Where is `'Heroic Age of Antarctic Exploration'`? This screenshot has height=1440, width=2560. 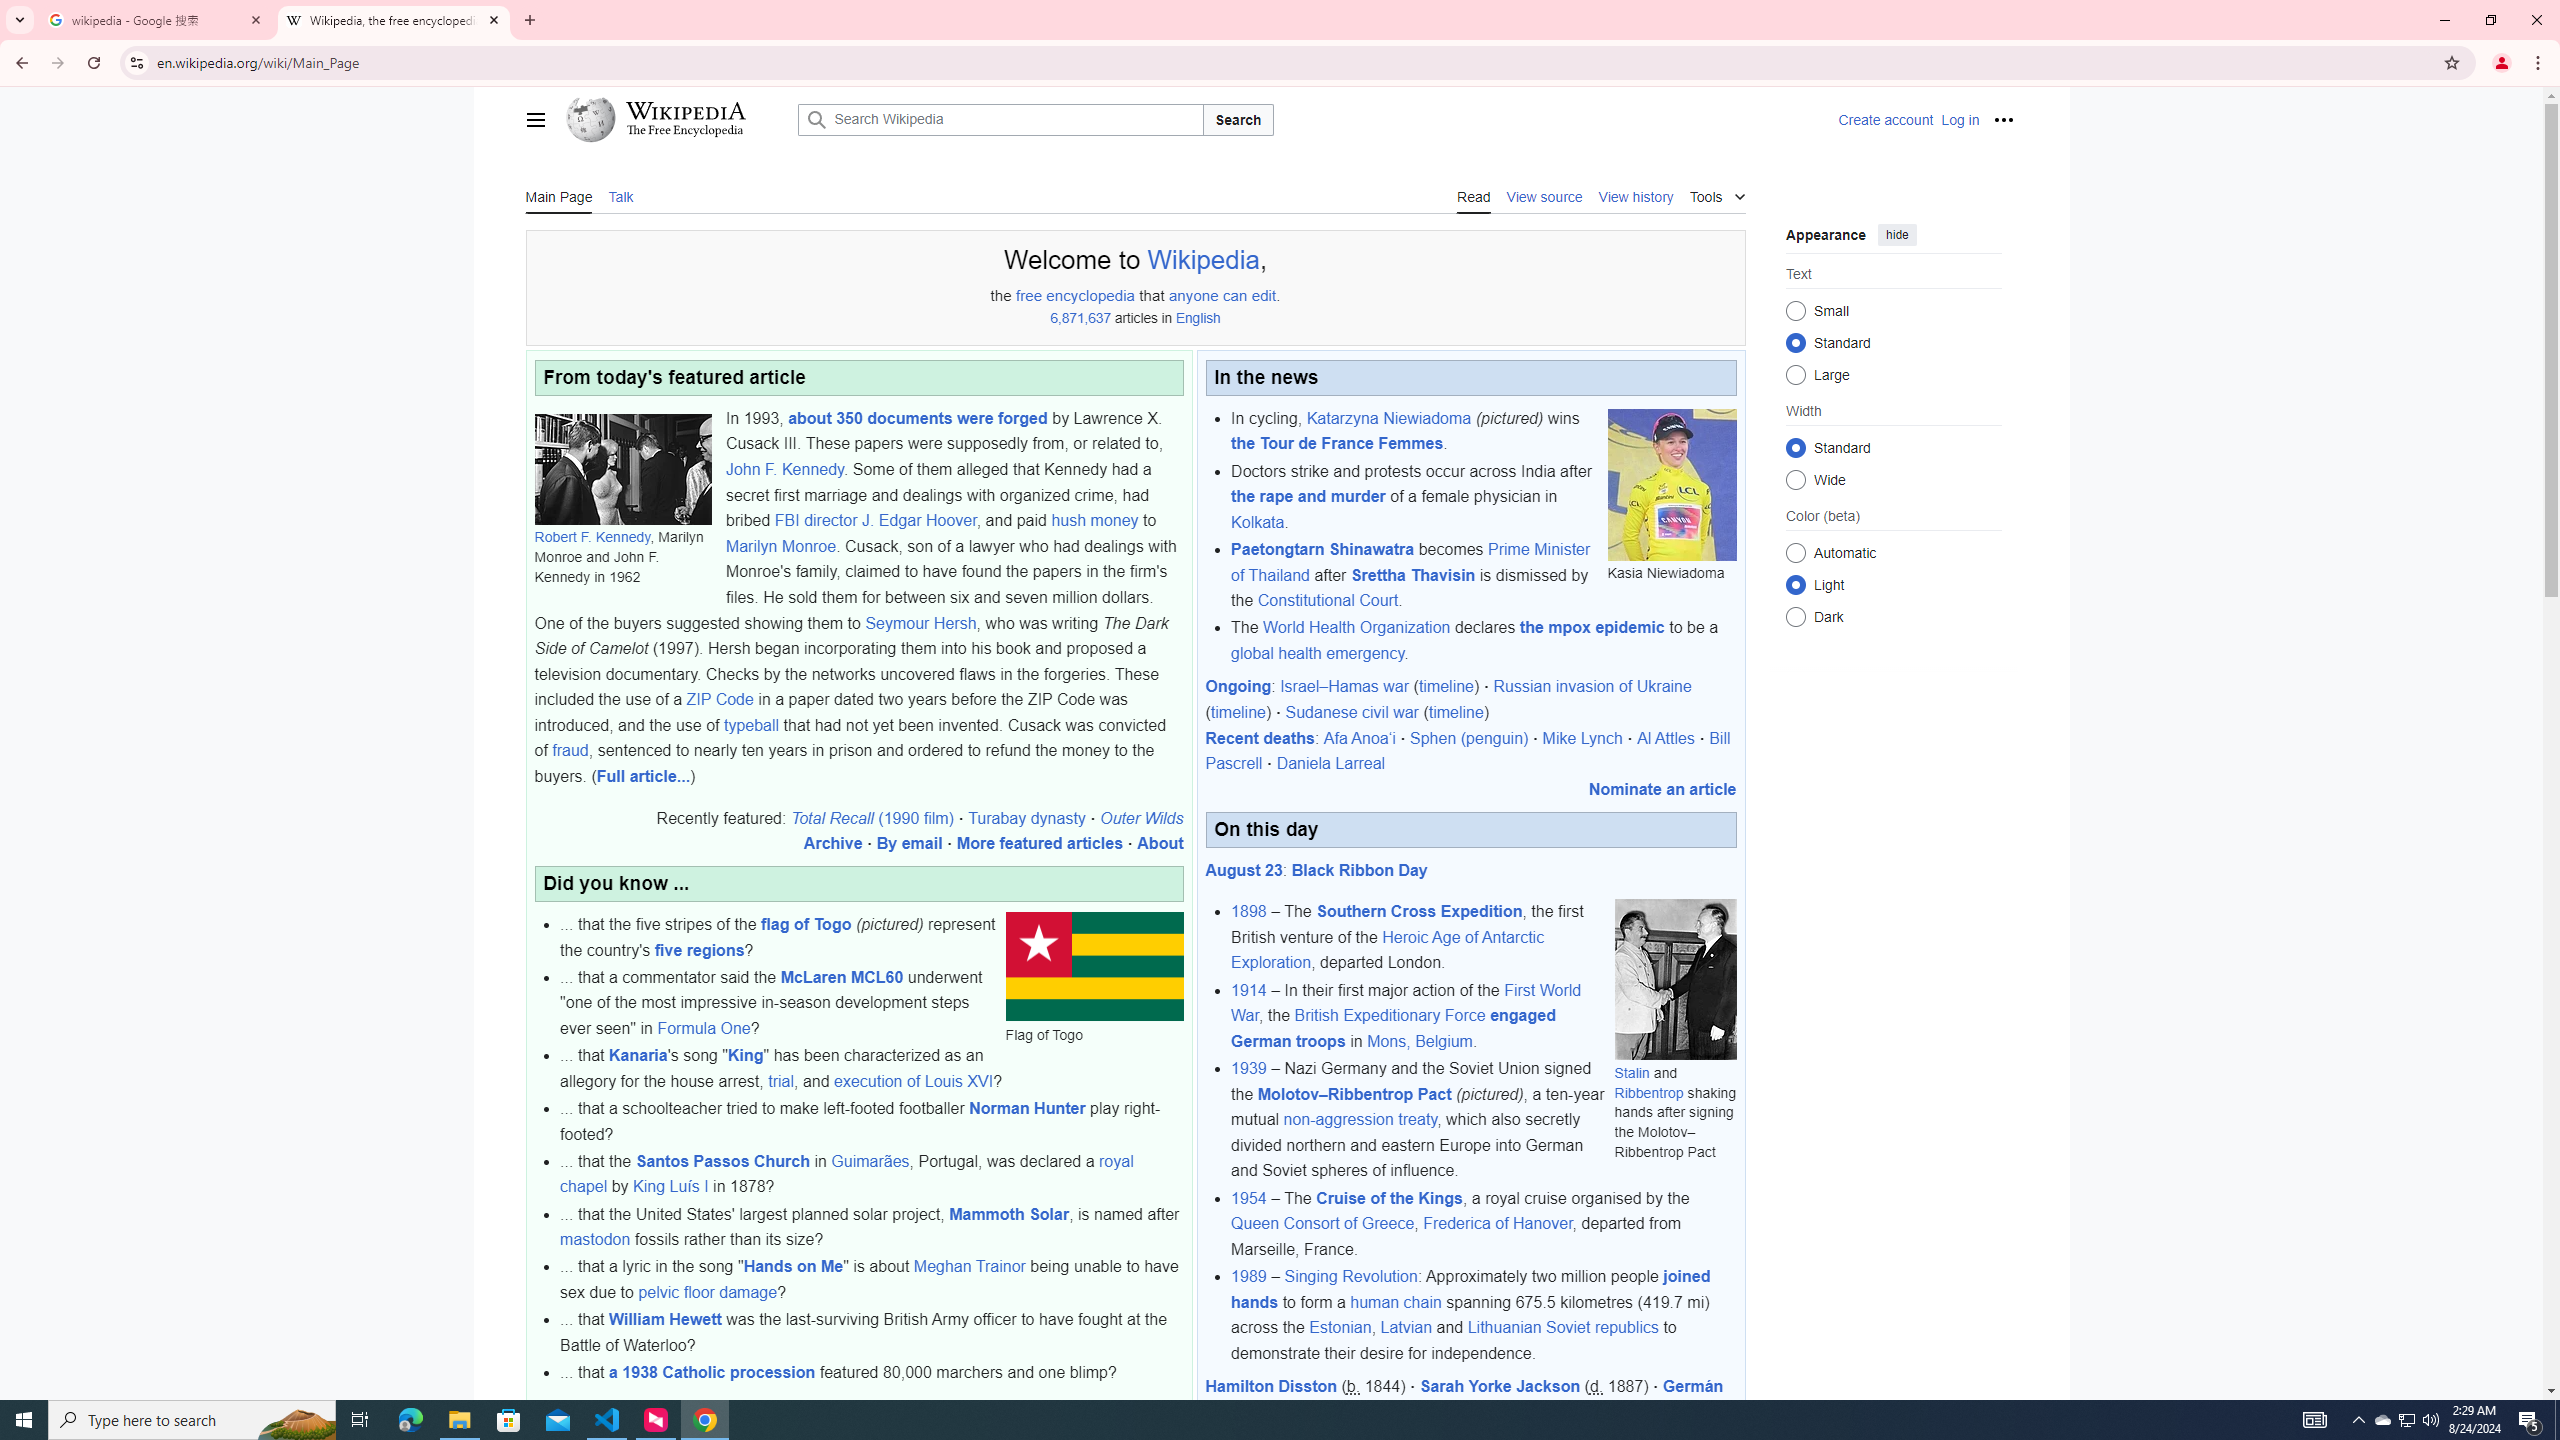 'Heroic Age of Antarctic Exploration' is located at coordinates (1387, 949).